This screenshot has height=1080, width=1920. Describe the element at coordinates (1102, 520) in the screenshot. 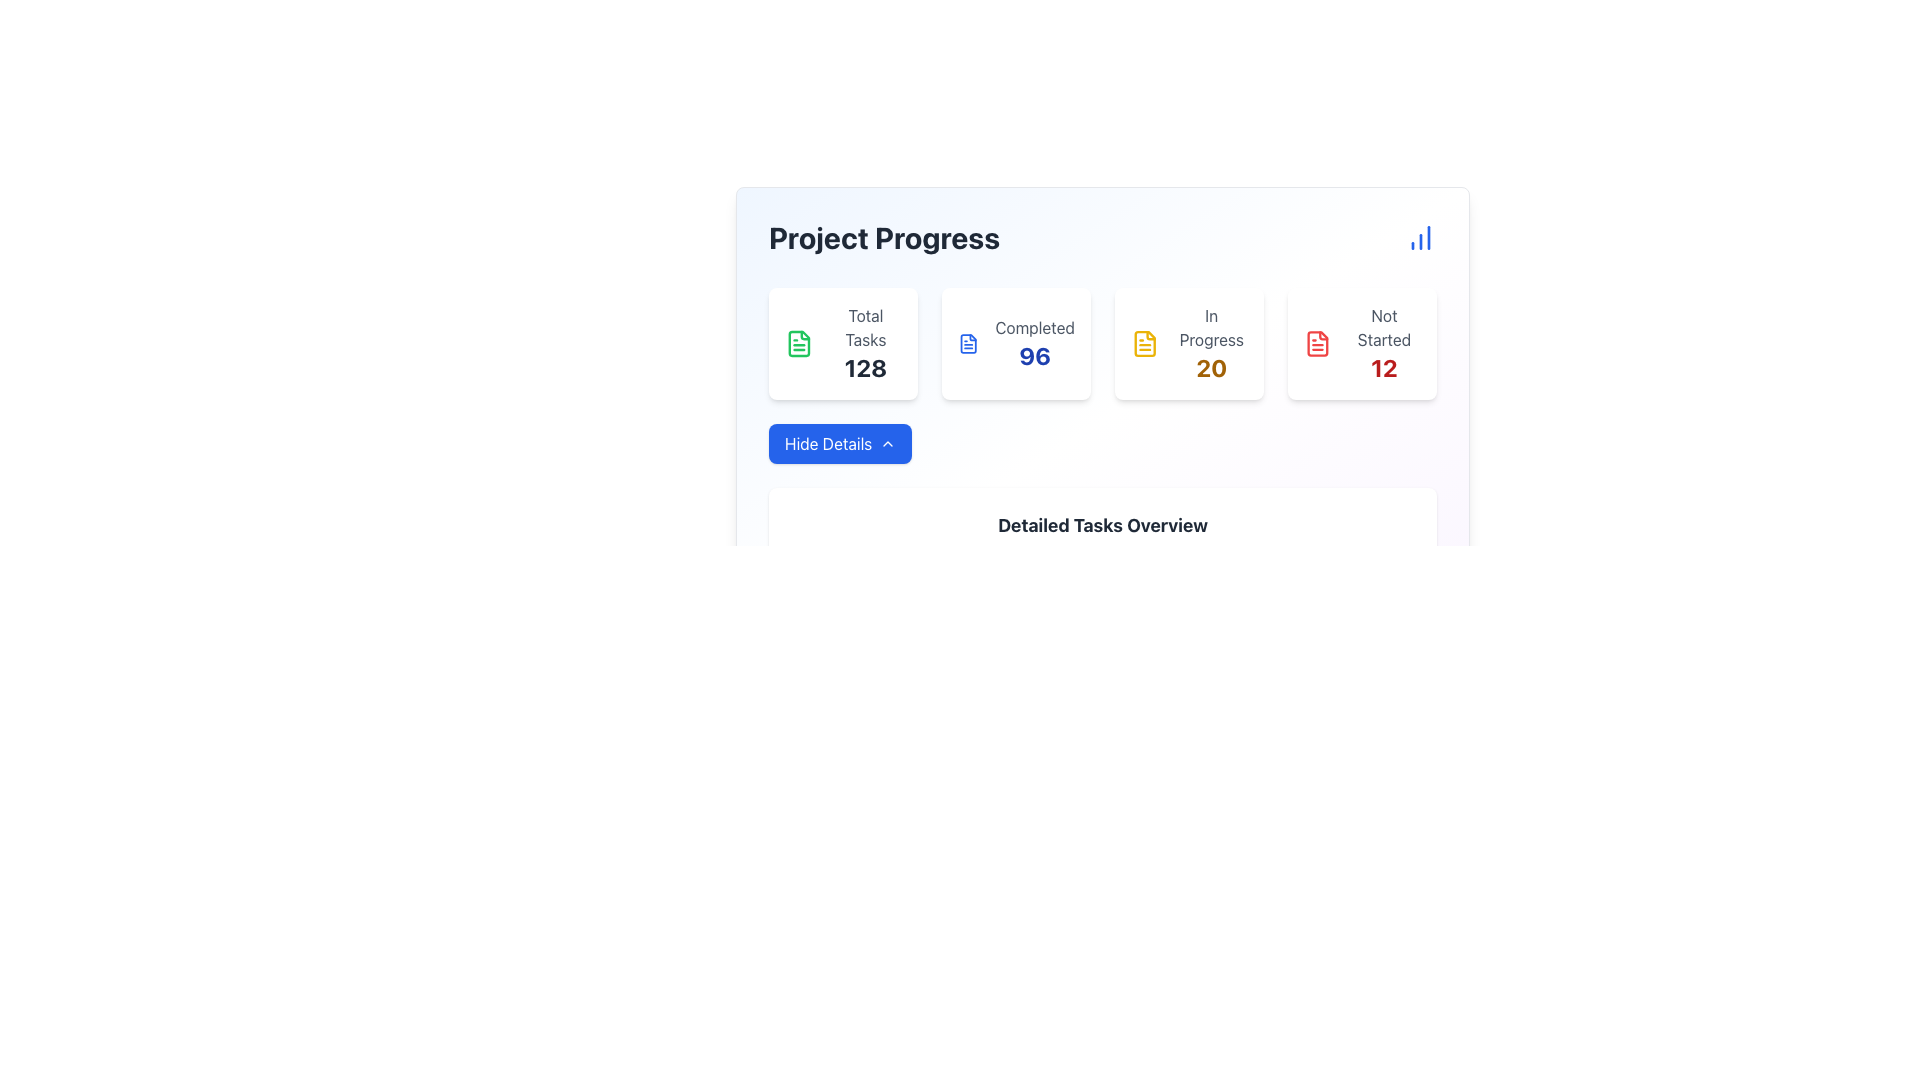

I see `the Informational text block located near the bottom of the 'Project Progress' widget, positioned directly below the 'Hide Details' button, for accessibility purposes` at that location.